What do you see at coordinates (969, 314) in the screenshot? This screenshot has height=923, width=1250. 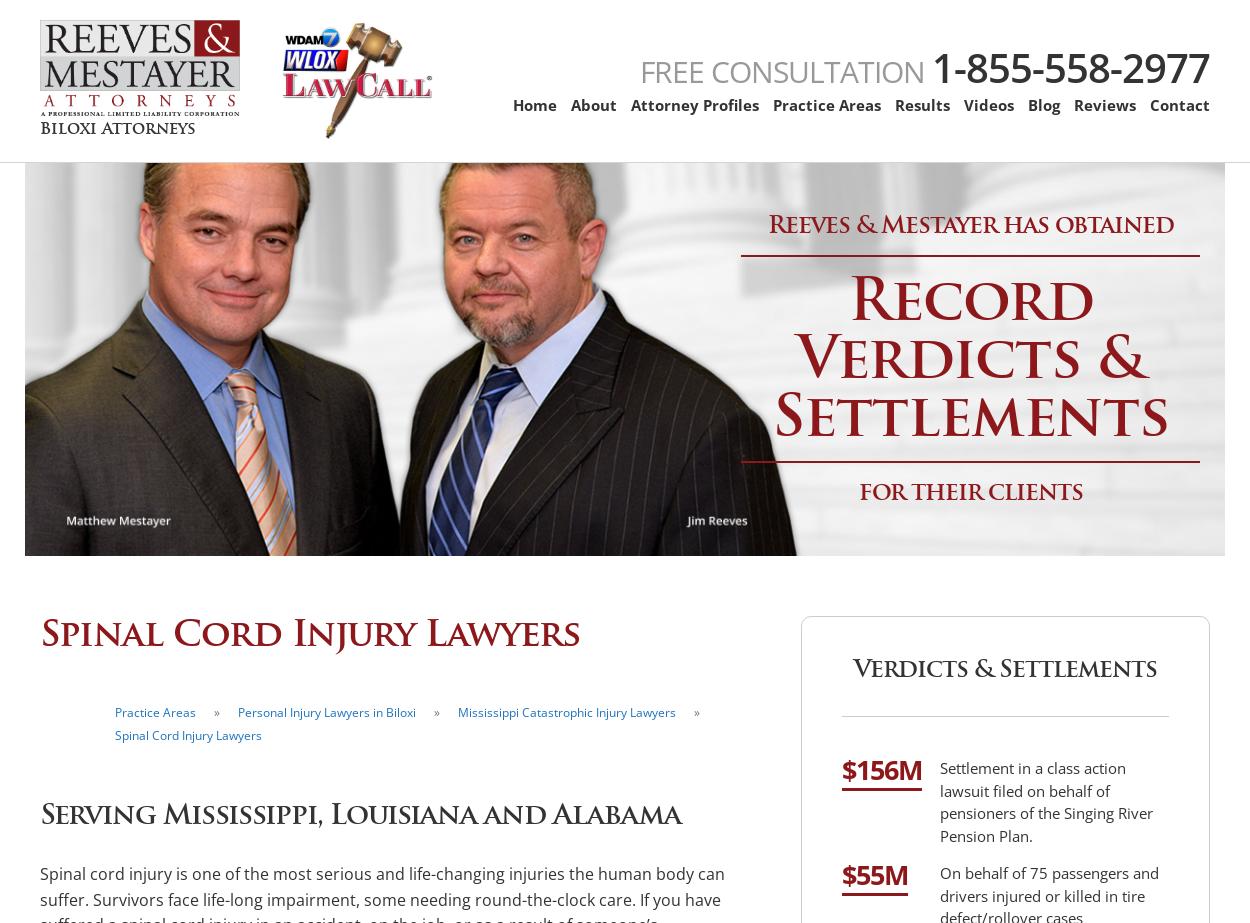 I see `'BP oil spill class action recovery of'` at bounding box center [969, 314].